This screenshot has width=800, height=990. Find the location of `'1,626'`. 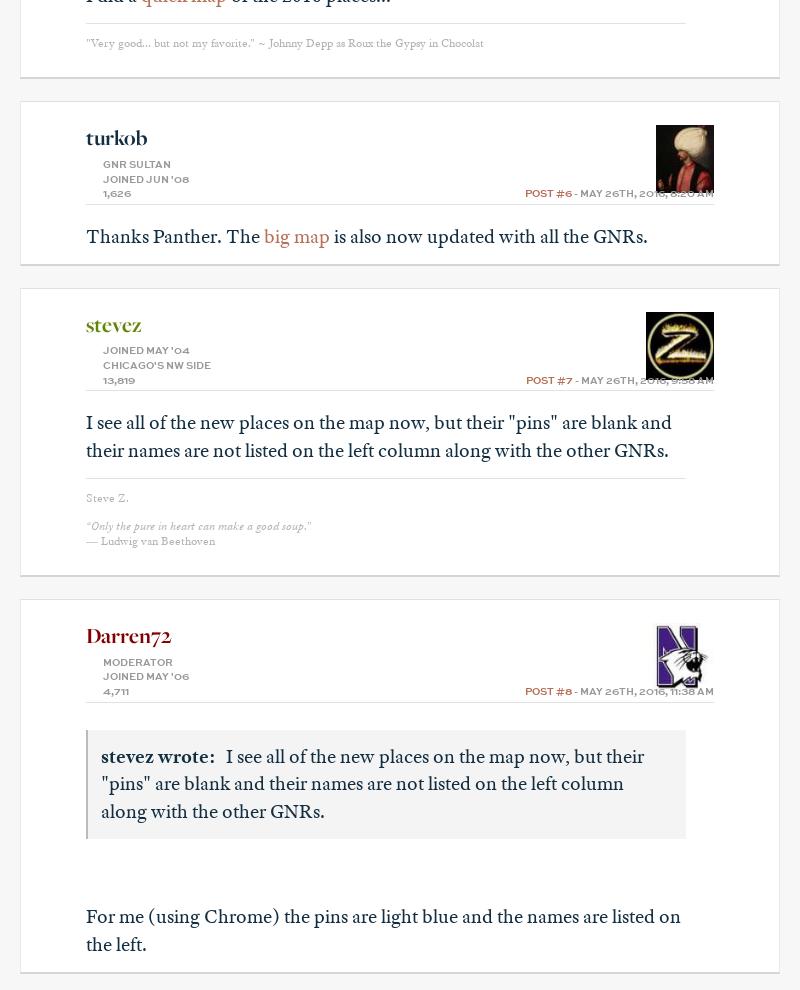

'1,626' is located at coordinates (115, 194).